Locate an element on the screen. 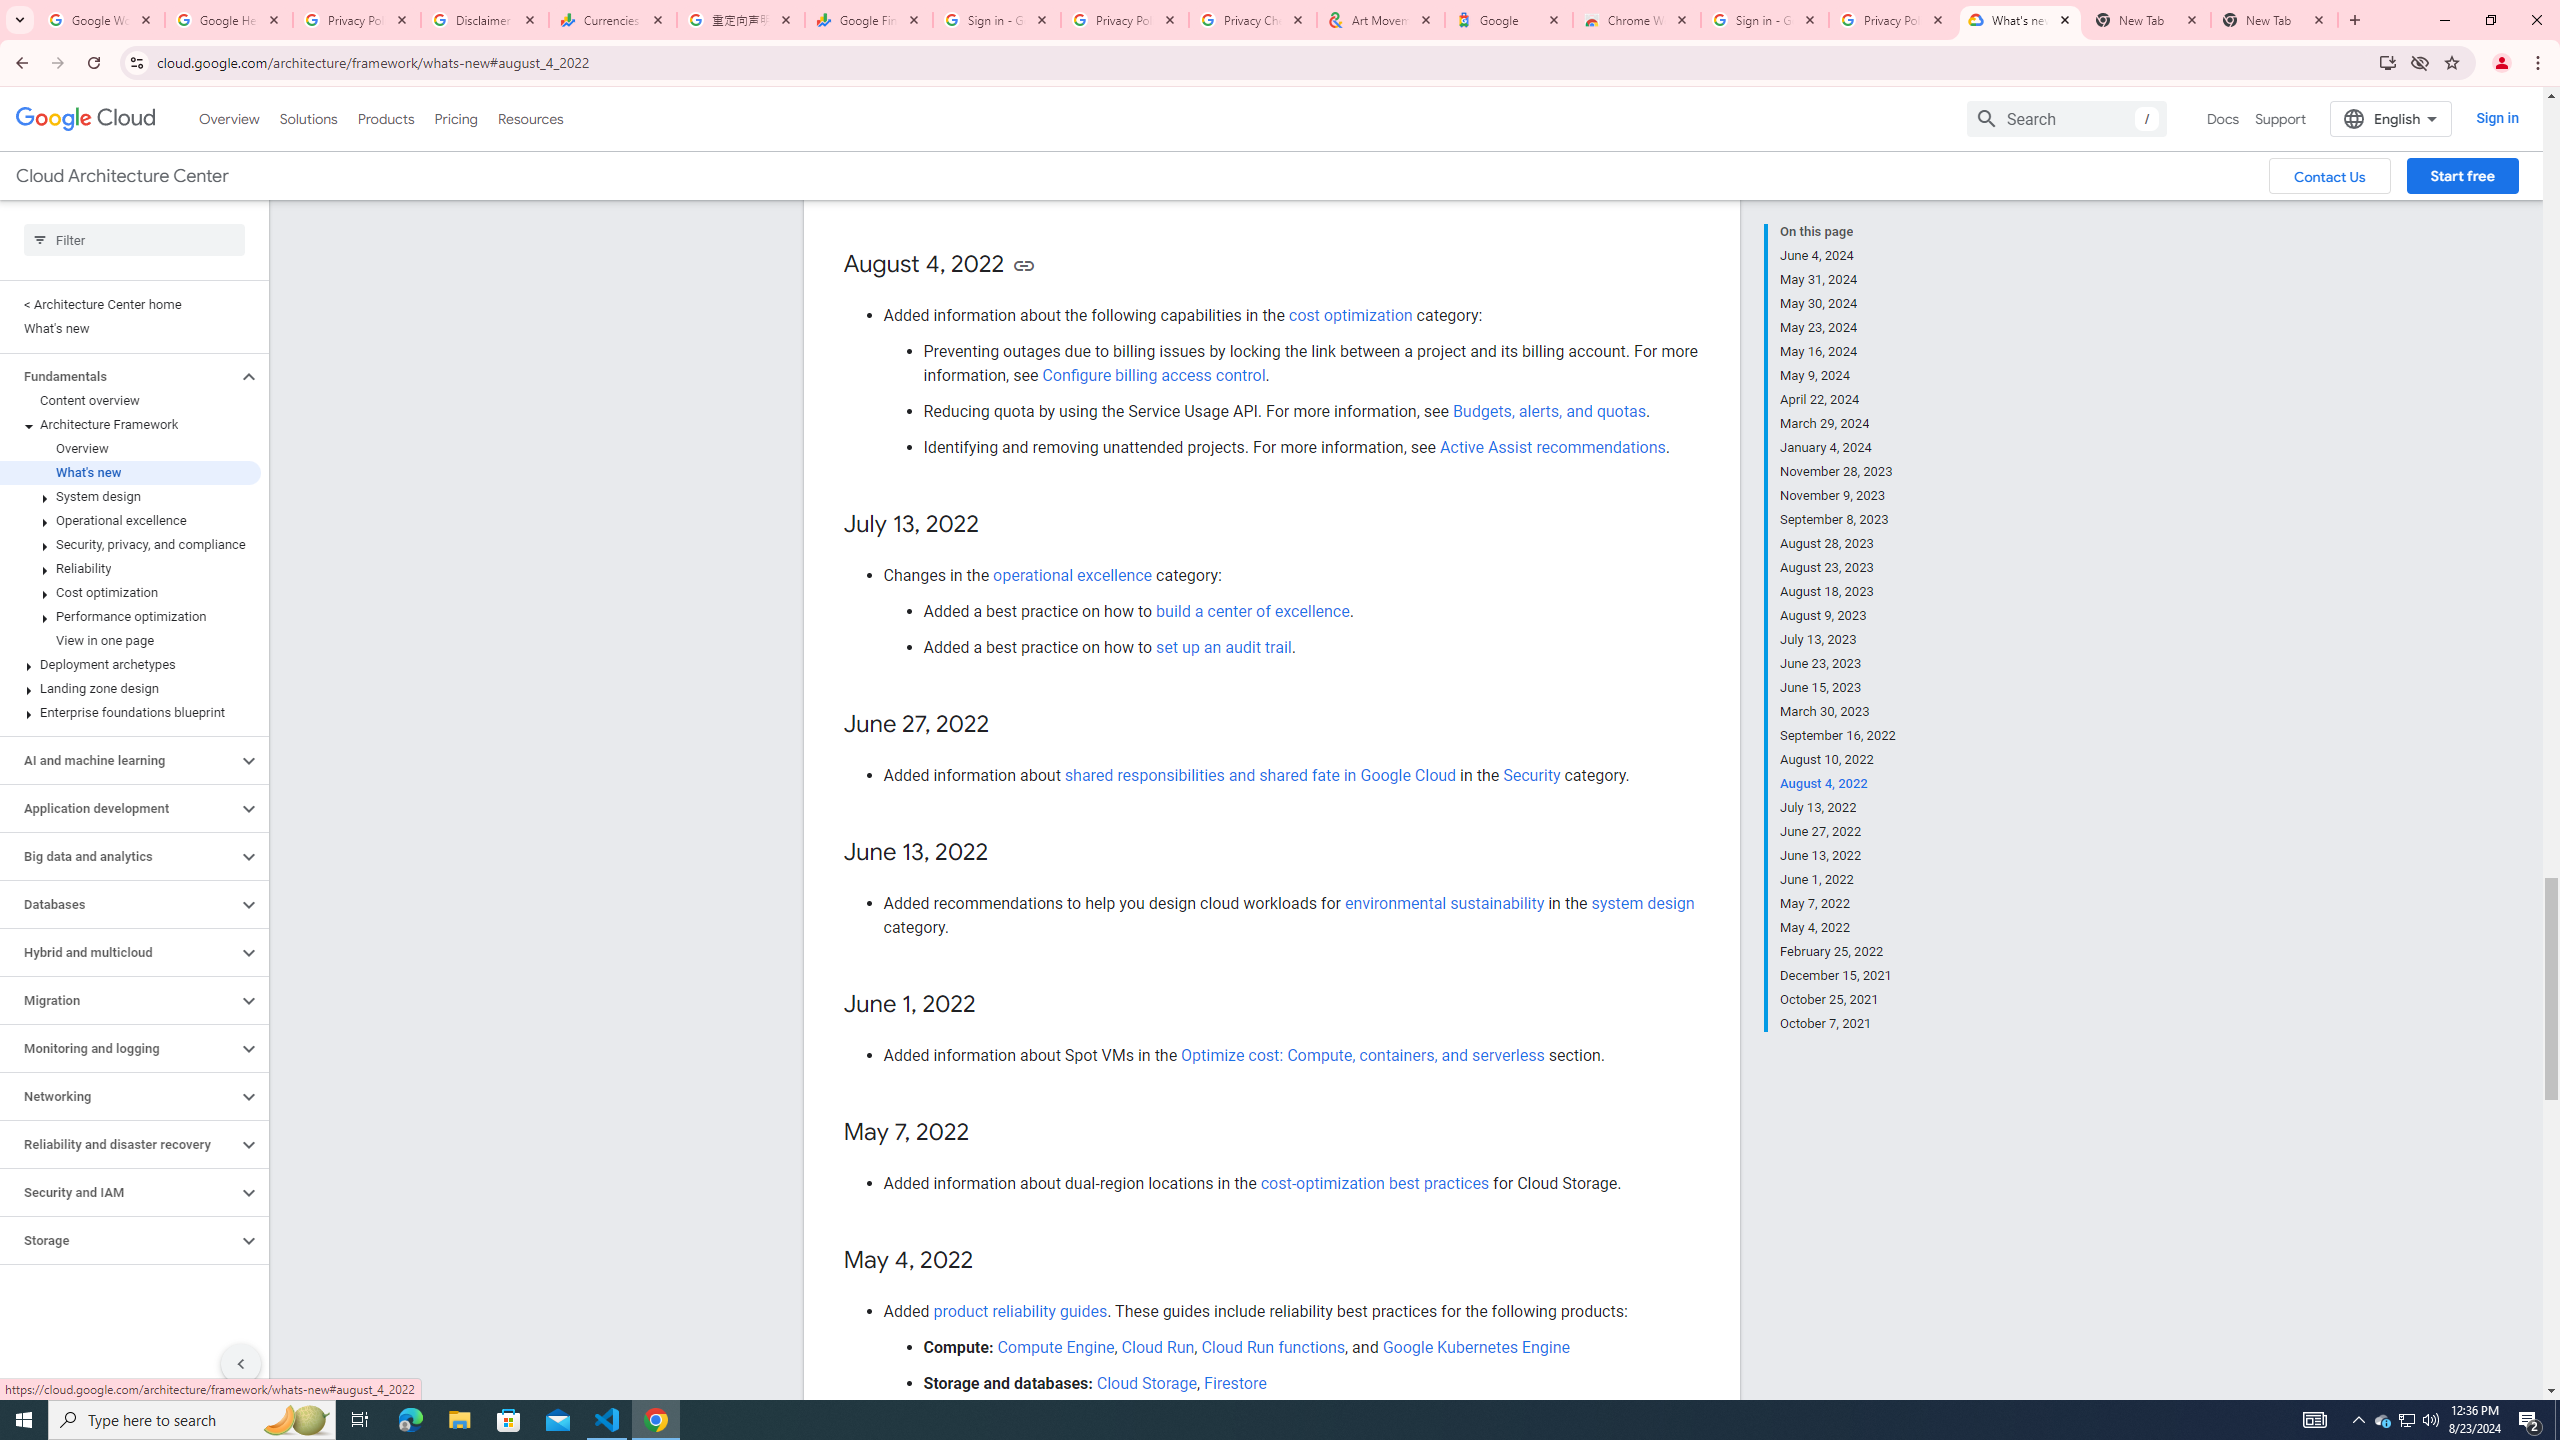  'May 30, 2024' is located at coordinates (1838, 302).